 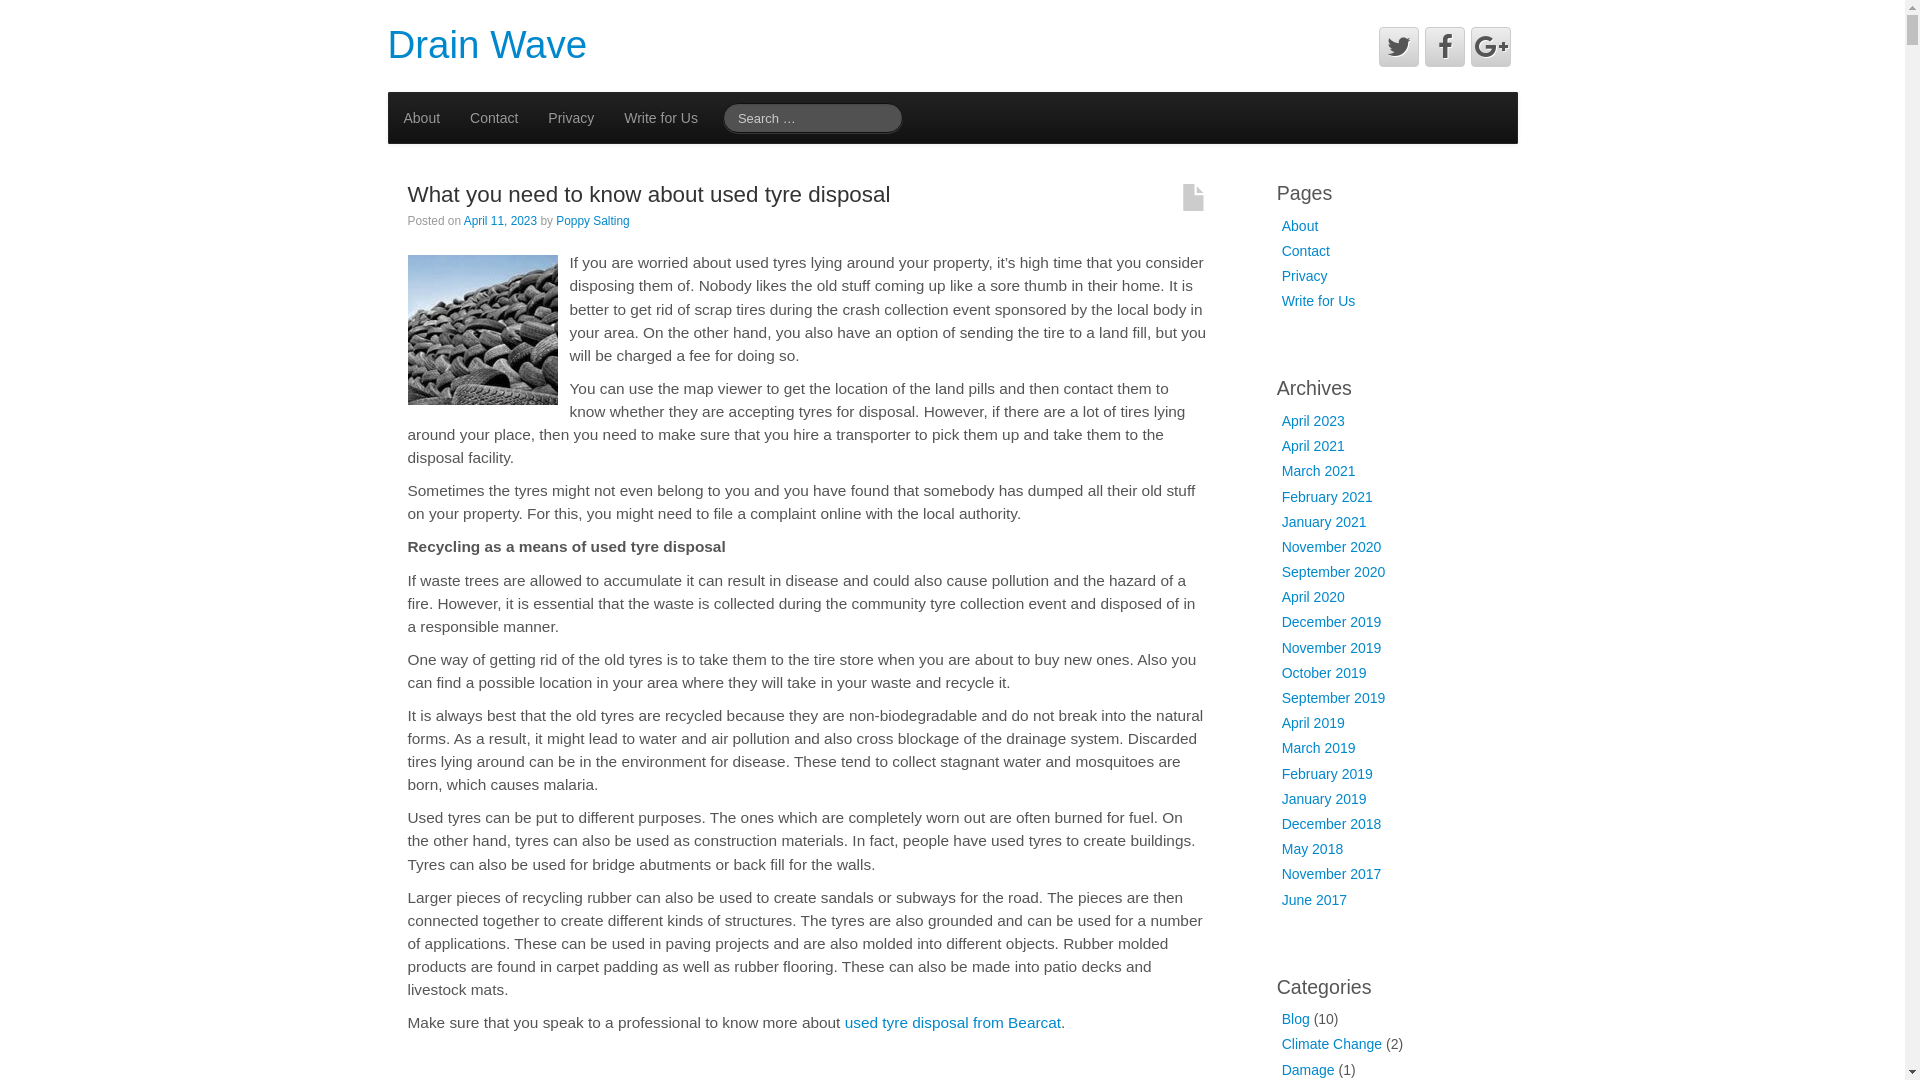 I want to click on 'Drain Wave Facebook', so click(x=1444, y=45).